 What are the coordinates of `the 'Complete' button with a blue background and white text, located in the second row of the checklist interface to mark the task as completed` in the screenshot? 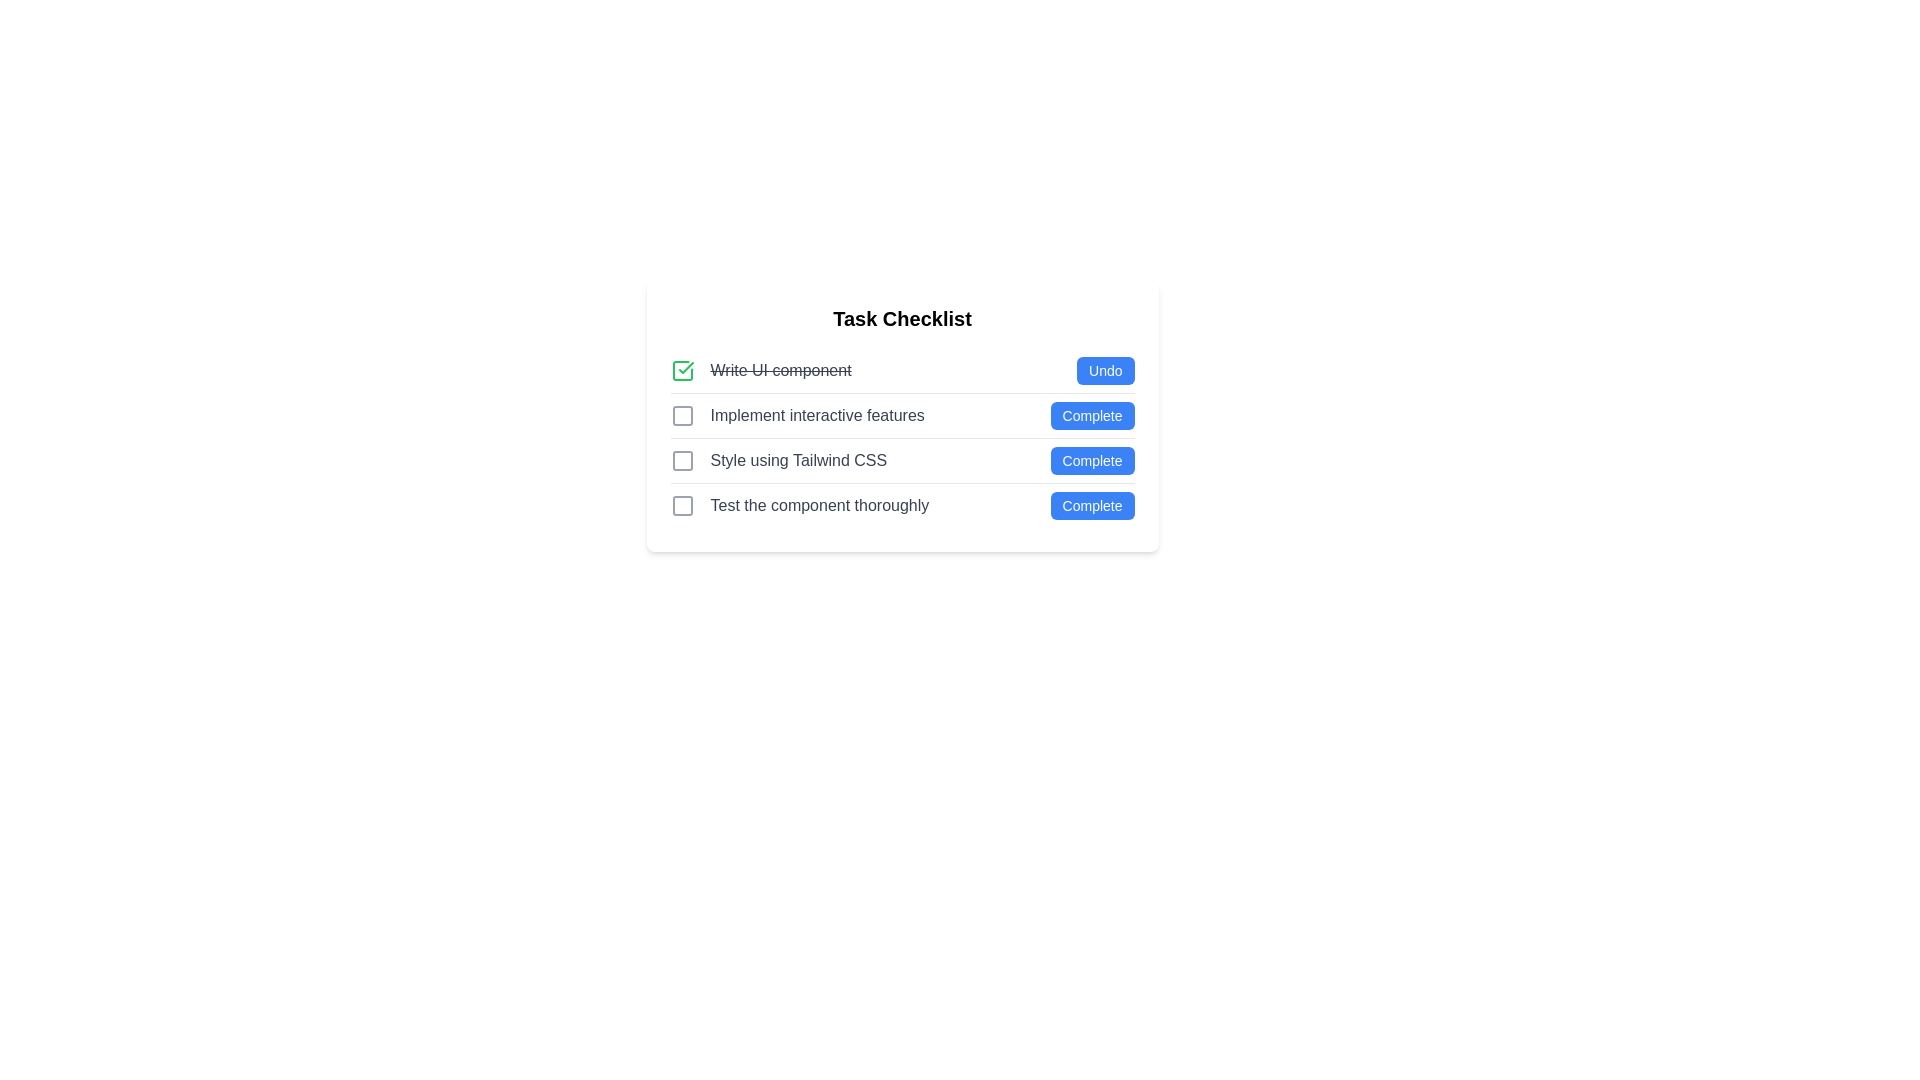 It's located at (1091, 415).